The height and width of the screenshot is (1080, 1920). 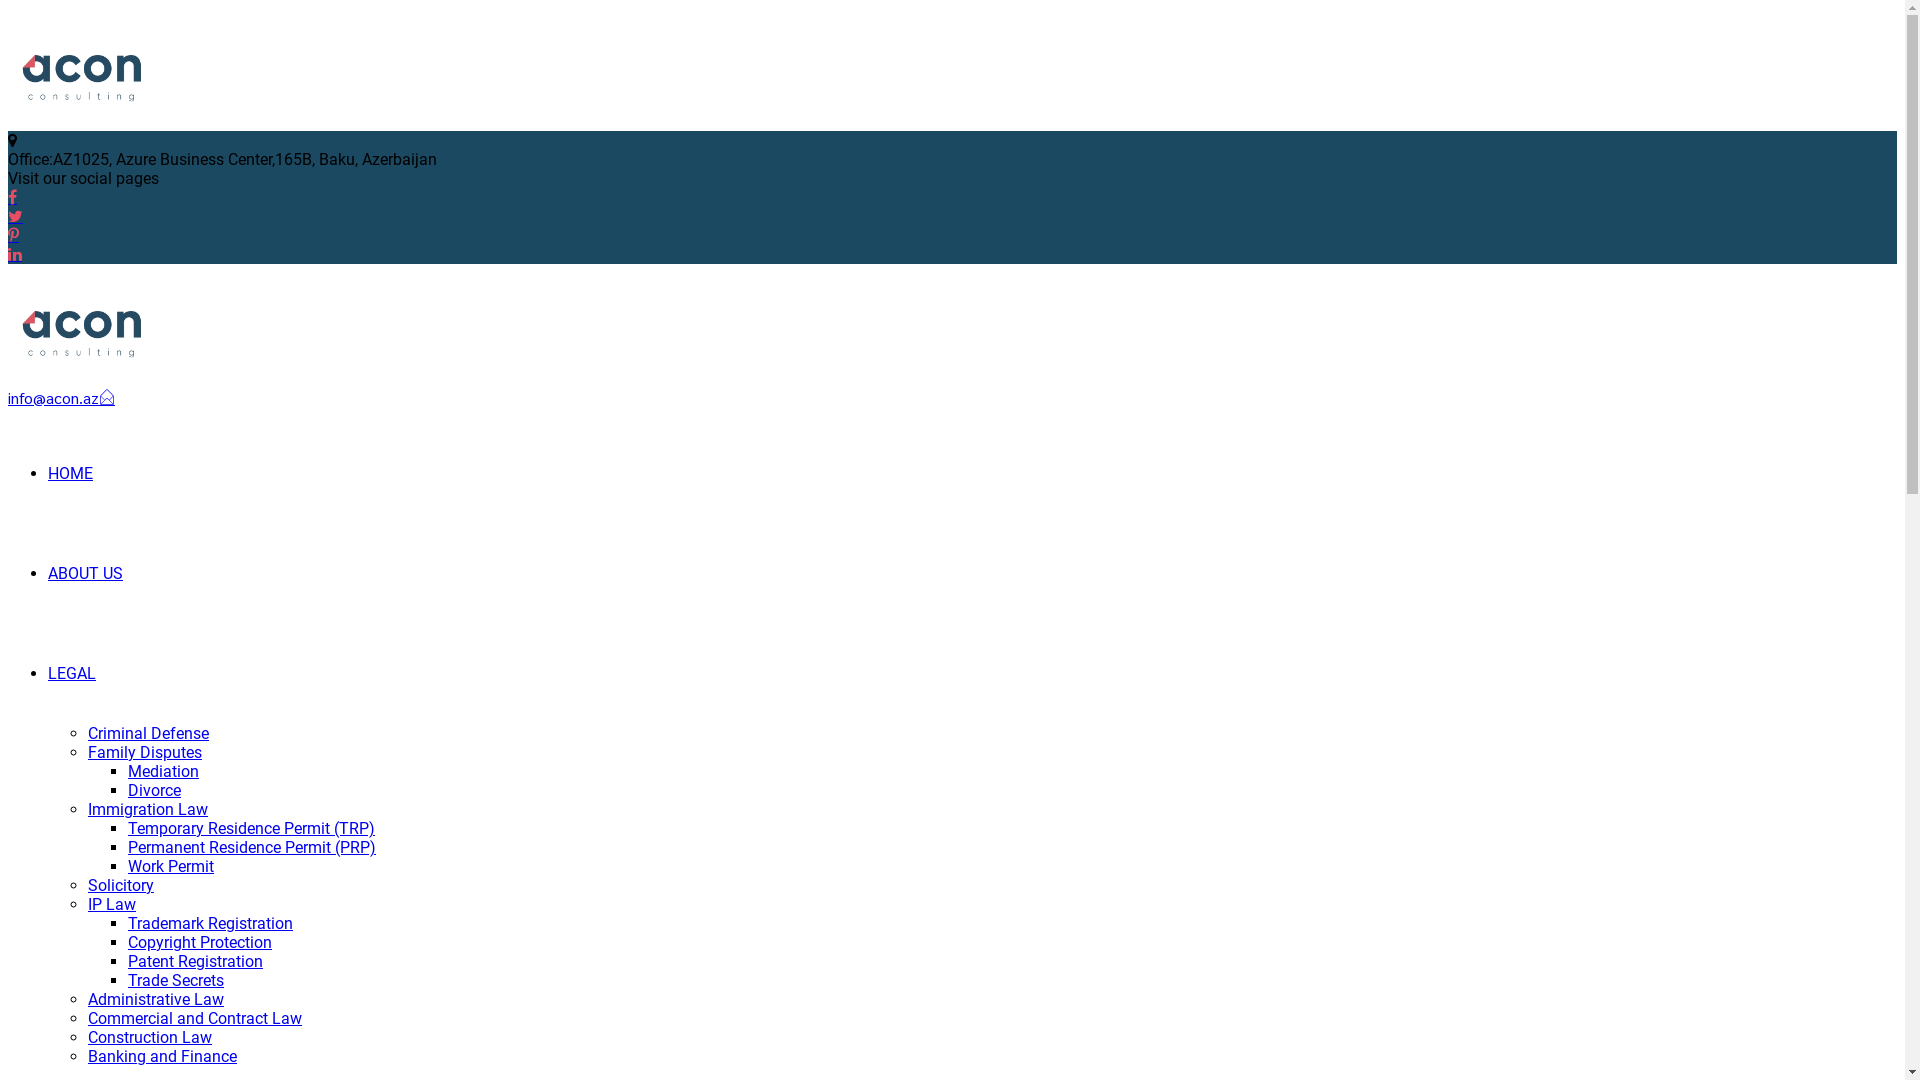 I want to click on 'Temporary Residence Permit (TRP)', so click(x=250, y=828).